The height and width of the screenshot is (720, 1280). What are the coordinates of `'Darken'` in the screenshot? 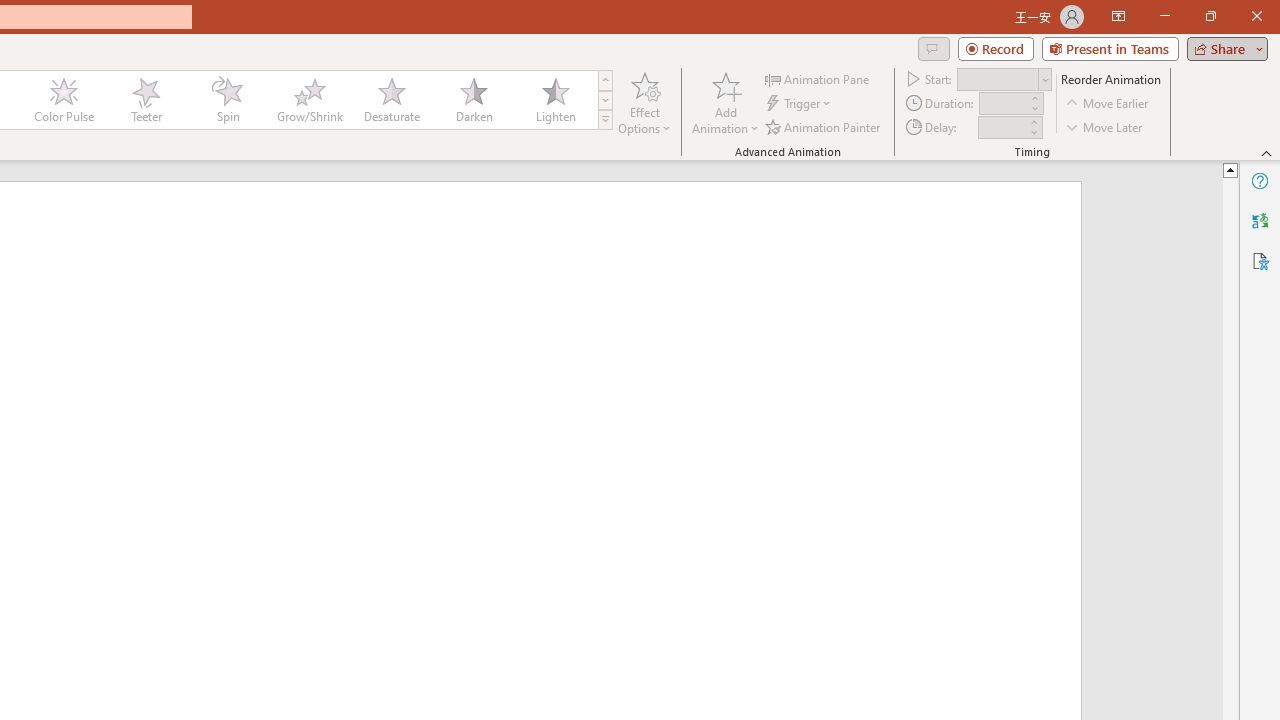 It's located at (472, 100).